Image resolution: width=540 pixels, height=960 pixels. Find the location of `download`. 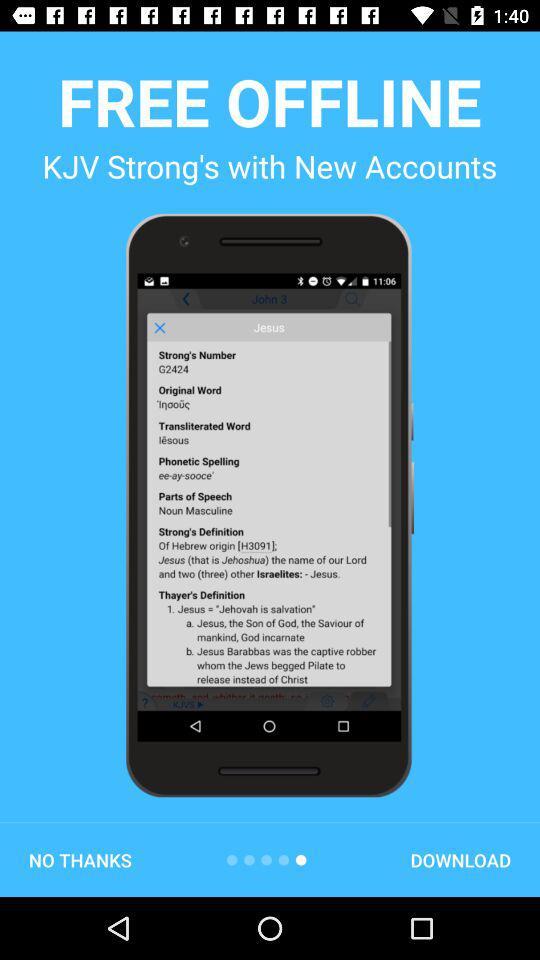

download is located at coordinates (460, 859).